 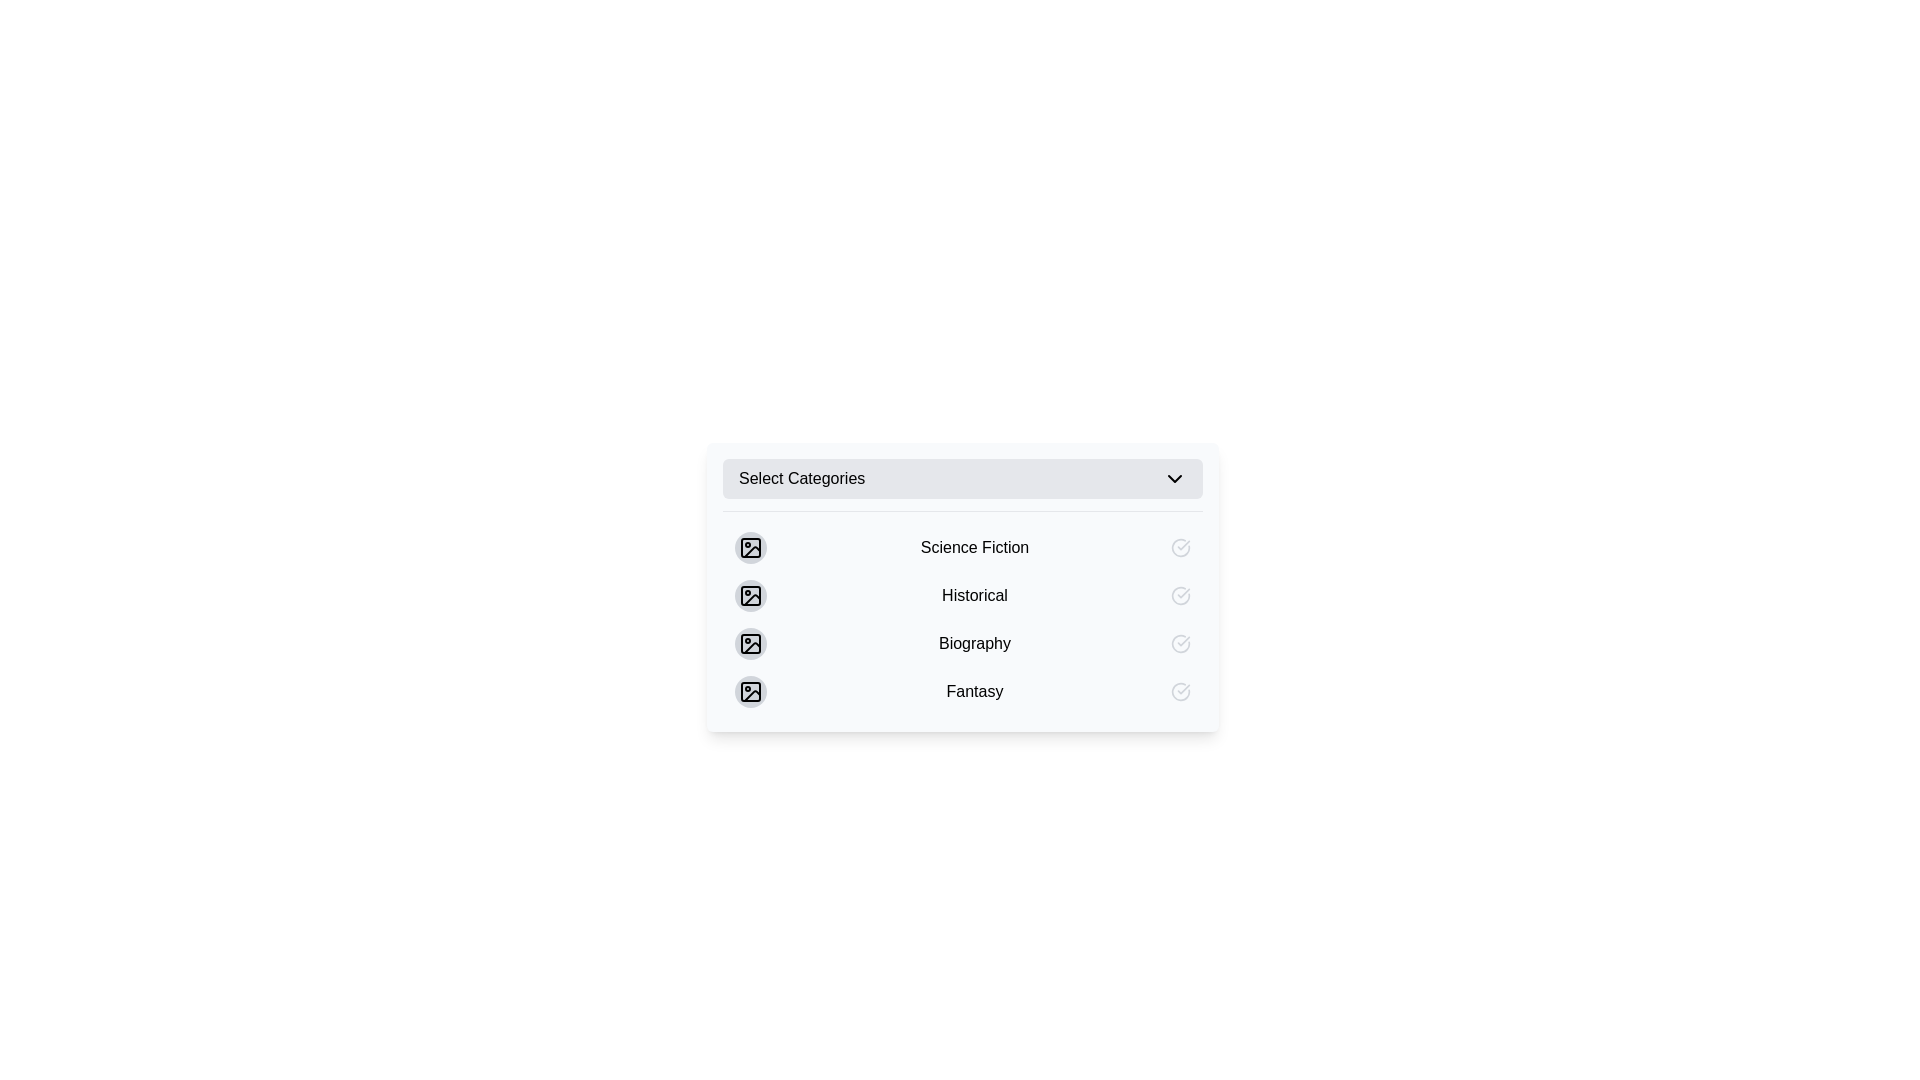 I want to click on the circular checkmark icon styled in light-gray, located at the end of the 'Science Fiction' category row in the list interface, so click(x=1180, y=547).